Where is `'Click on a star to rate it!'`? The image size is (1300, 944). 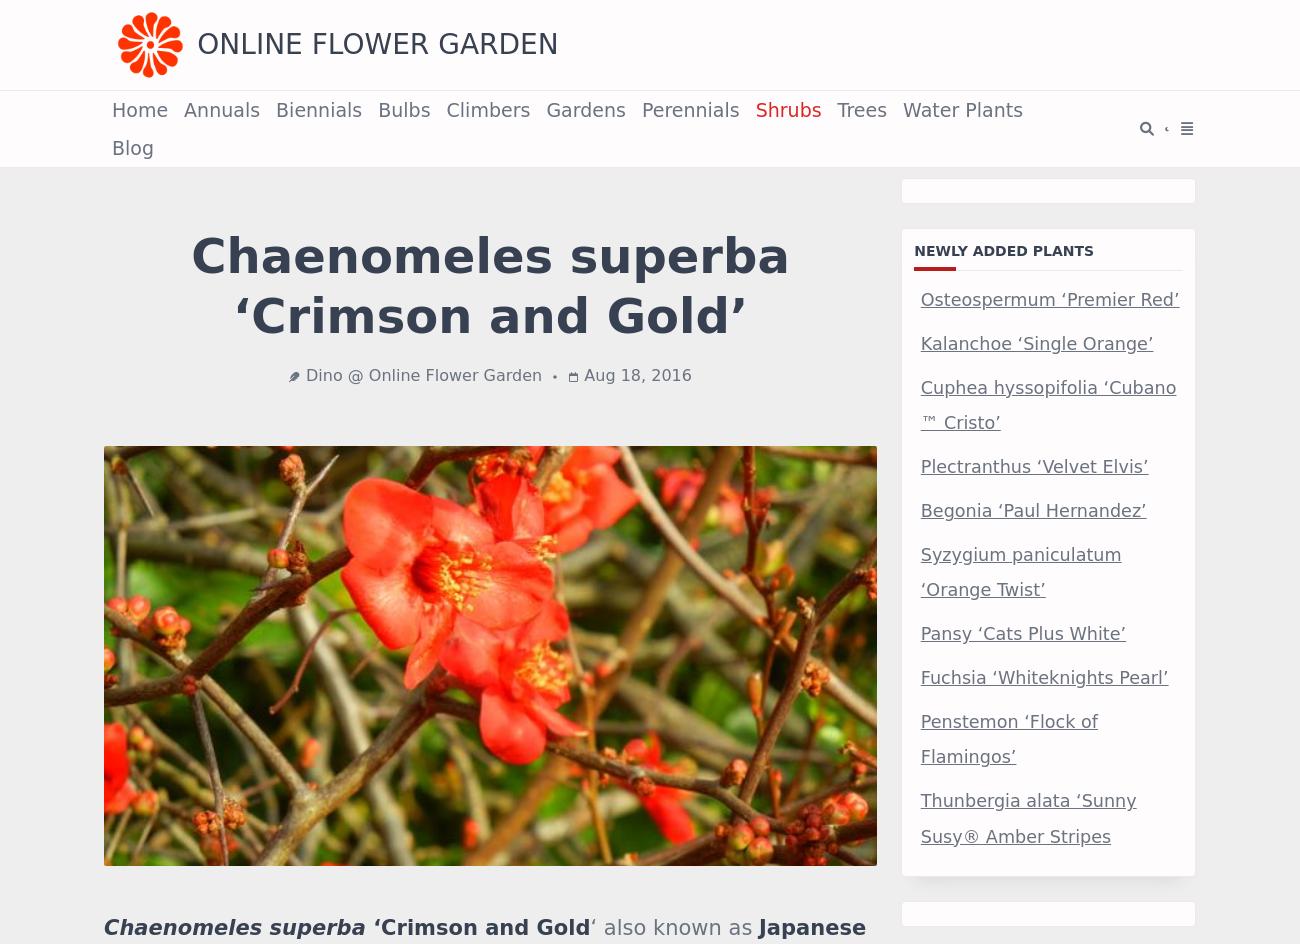 'Click on a star to rate it!' is located at coordinates (231, 194).